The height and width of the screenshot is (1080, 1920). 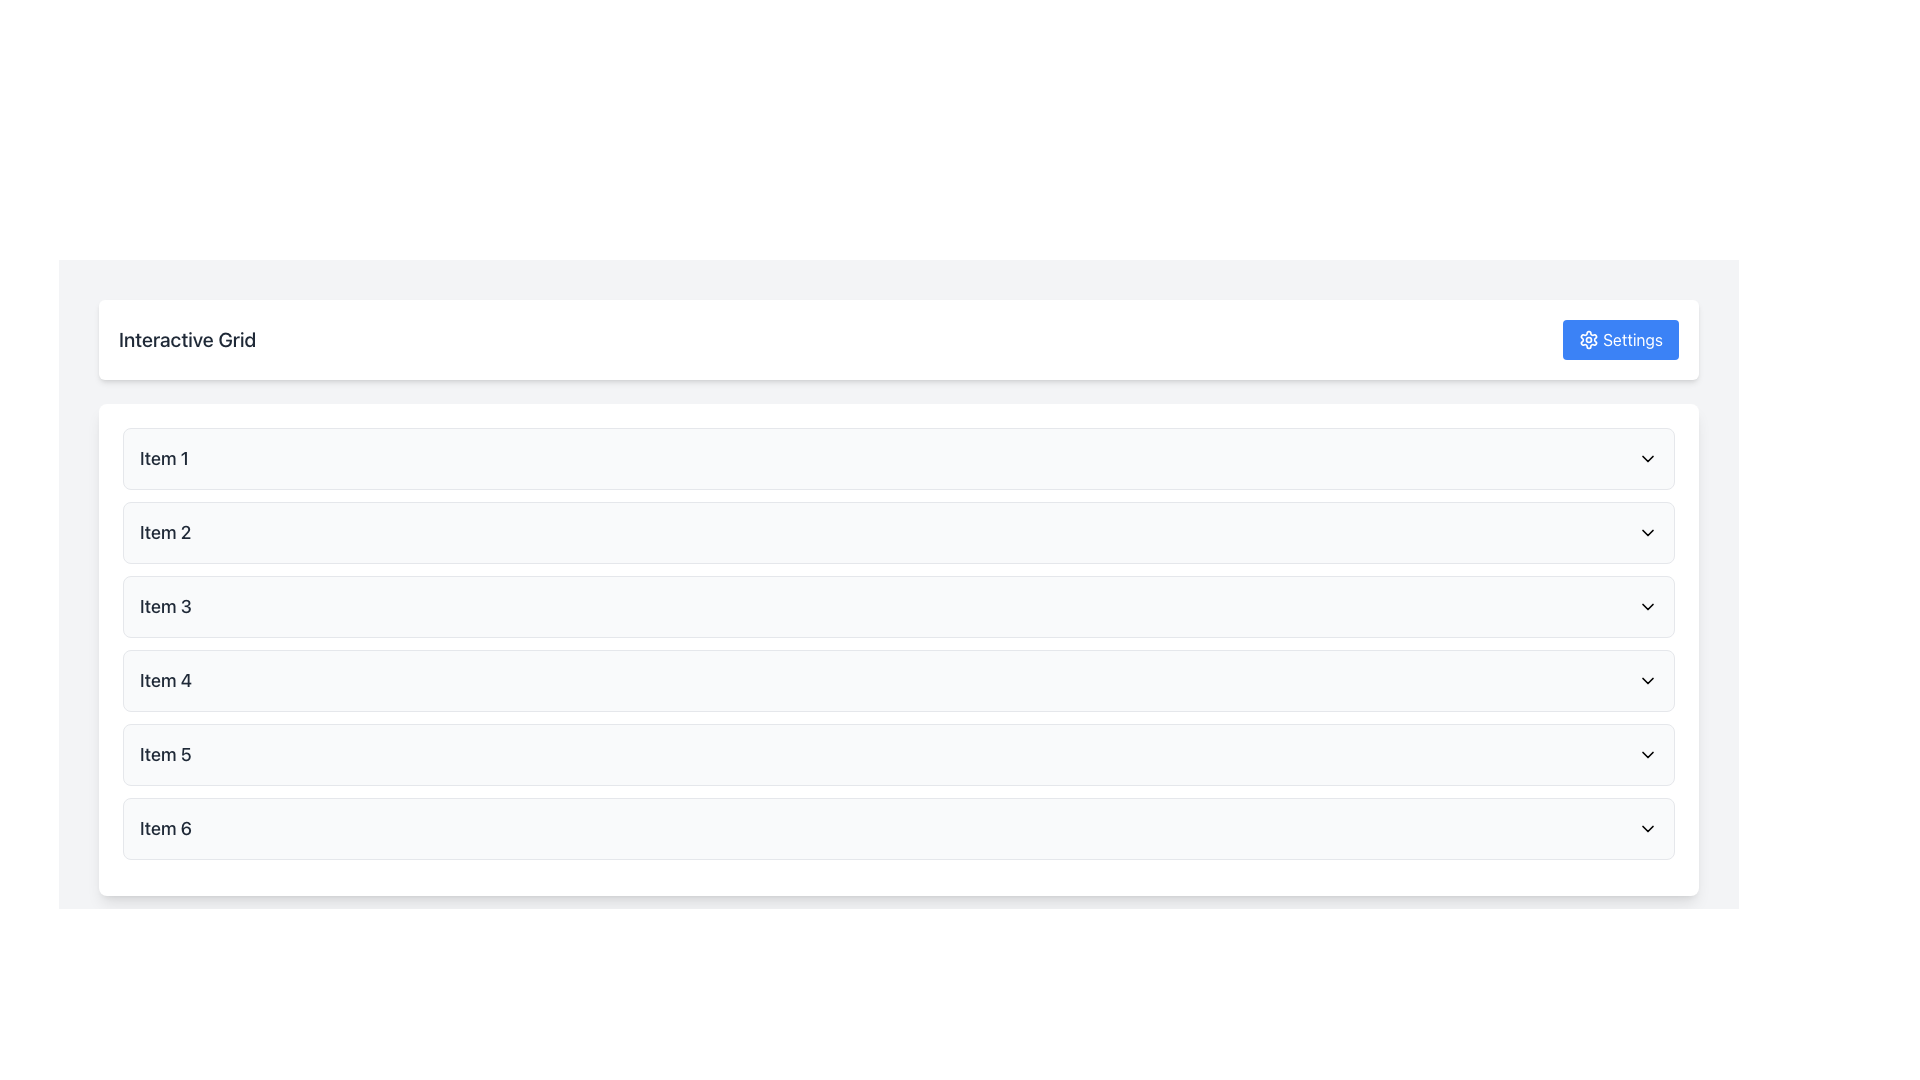 I want to click on the Dropdown toggle icon located at the far right of the 'Item 1' row in the interactive grid, so click(x=1647, y=459).